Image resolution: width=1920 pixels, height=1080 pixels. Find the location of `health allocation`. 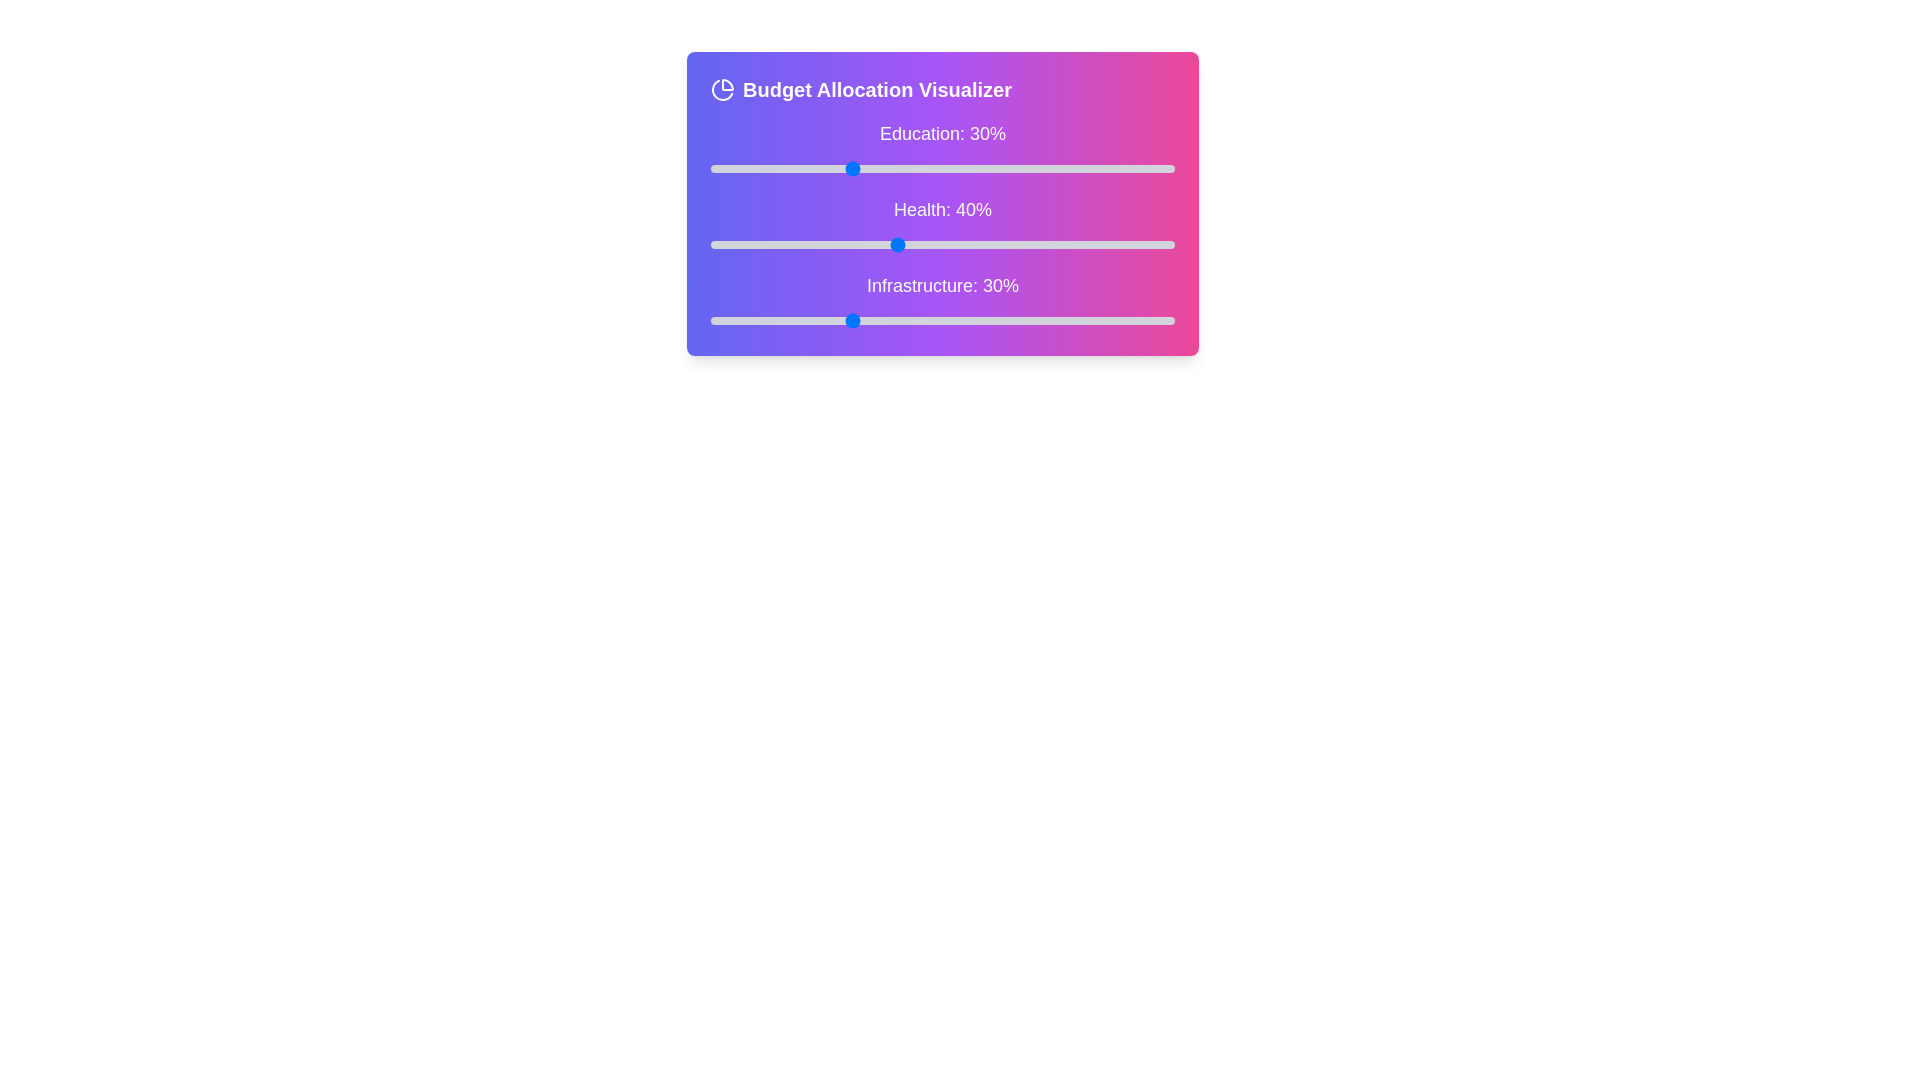

health allocation is located at coordinates (1161, 244).